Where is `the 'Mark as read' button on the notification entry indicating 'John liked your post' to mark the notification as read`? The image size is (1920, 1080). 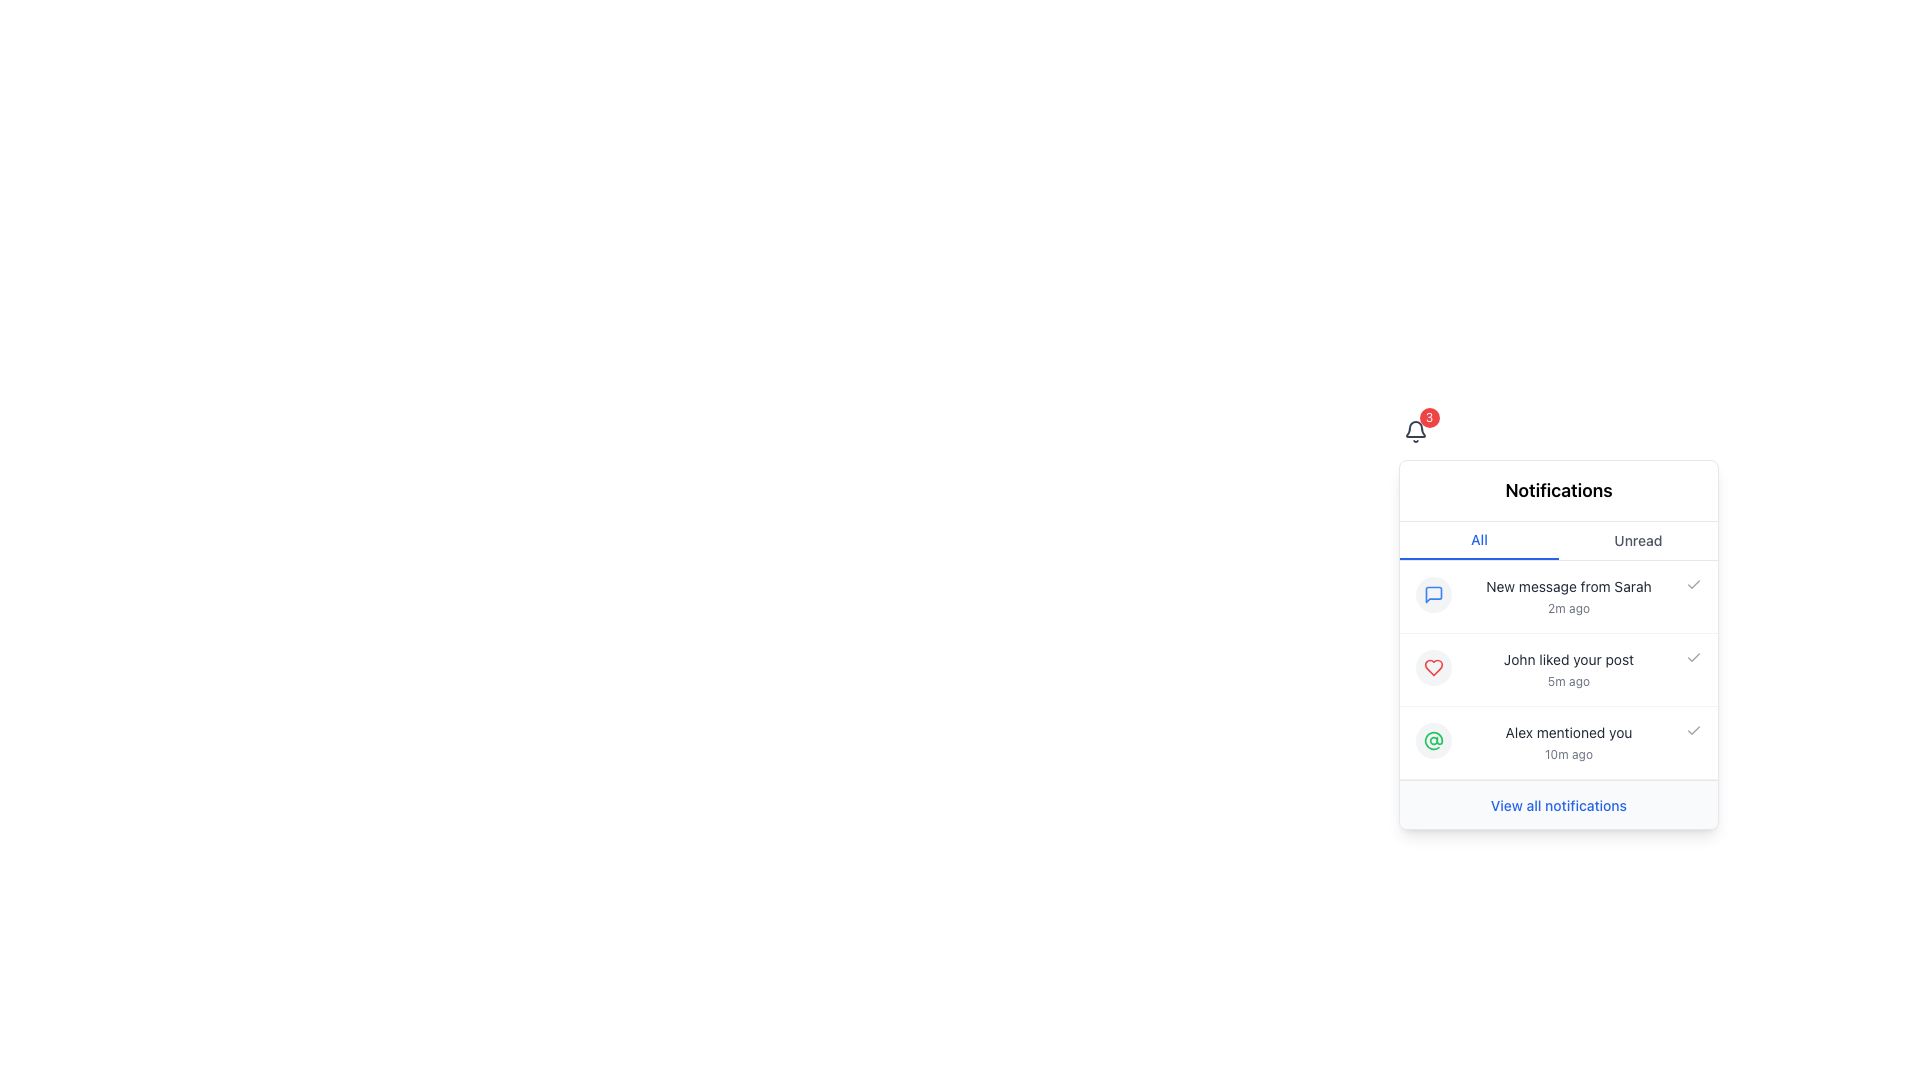
the 'Mark as read' button on the notification entry indicating 'John liked your post' to mark the notification as read is located at coordinates (1558, 670).